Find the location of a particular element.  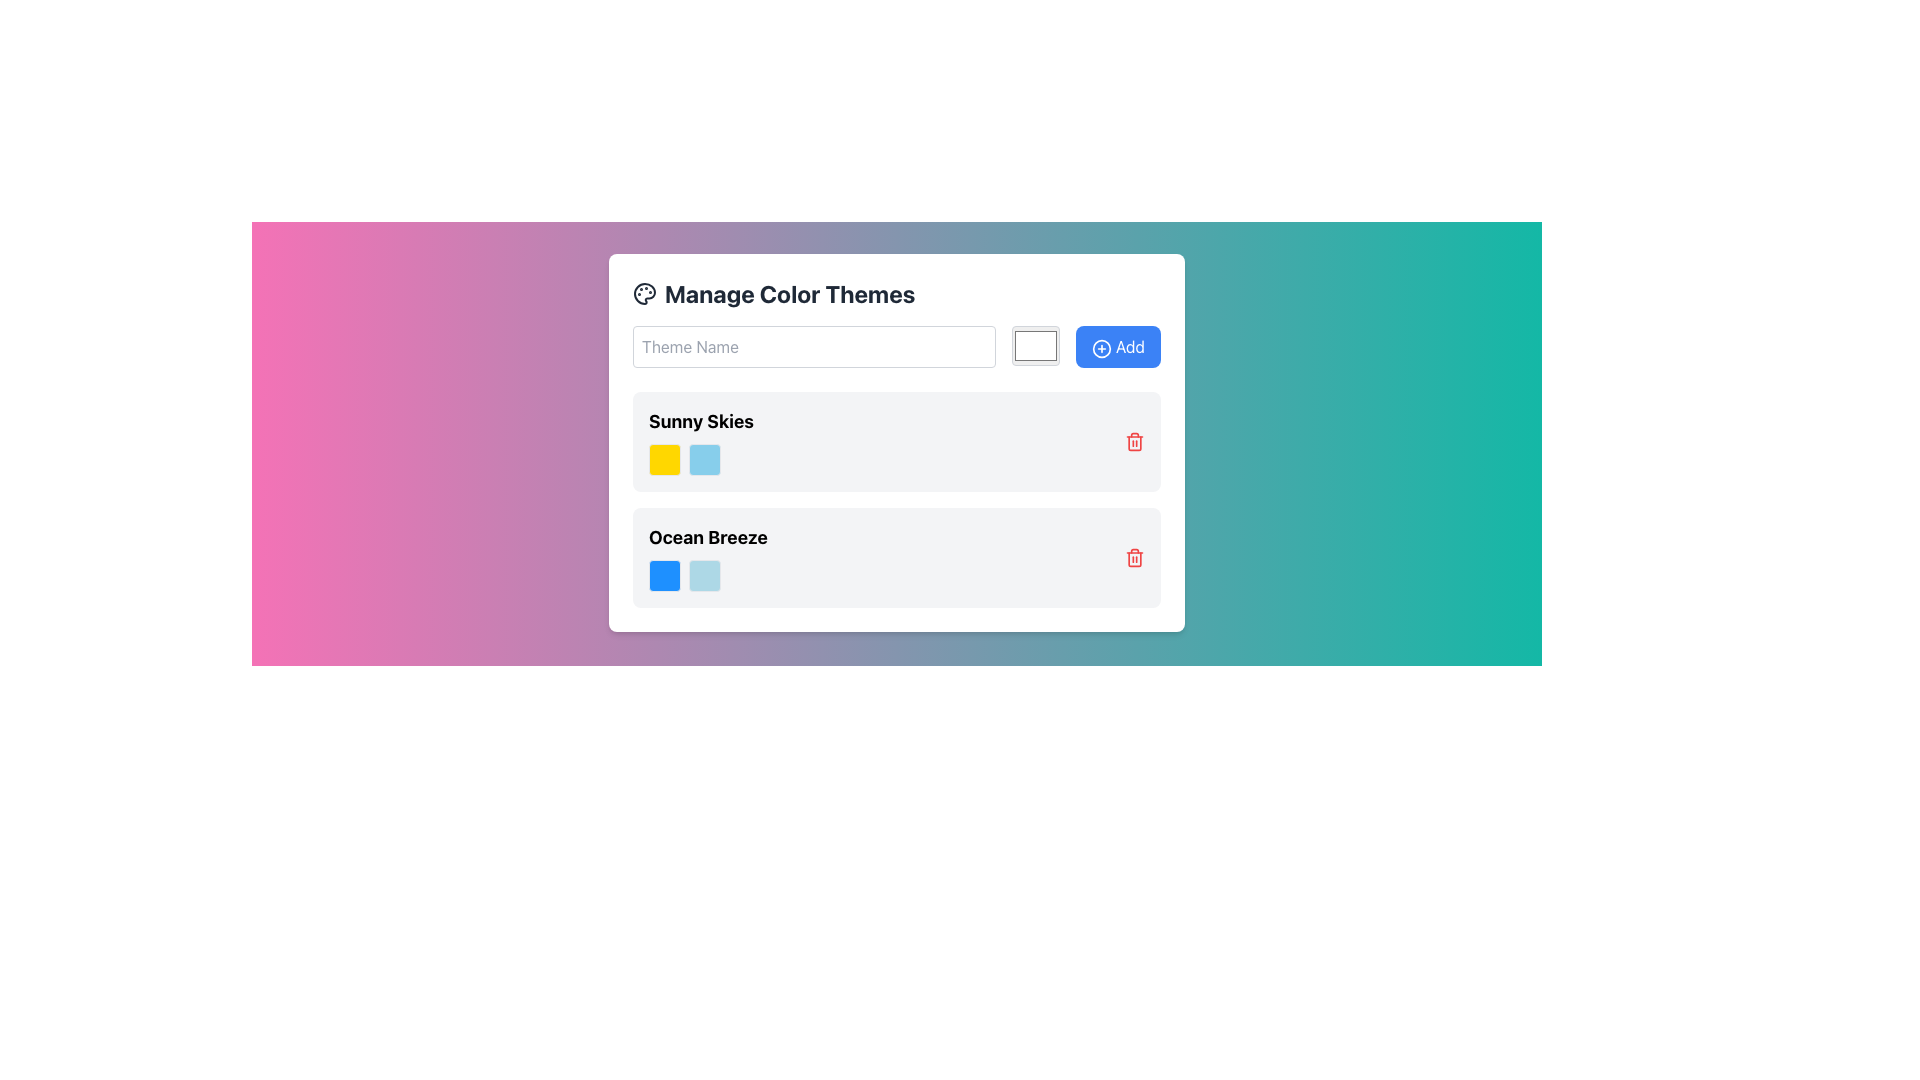

a color from the color picker control located in the 'Manage Color Themes' form, which is positioned in the middle of the Composite component with a text input box and an 'Add' button is located at coordinates (896, 346).